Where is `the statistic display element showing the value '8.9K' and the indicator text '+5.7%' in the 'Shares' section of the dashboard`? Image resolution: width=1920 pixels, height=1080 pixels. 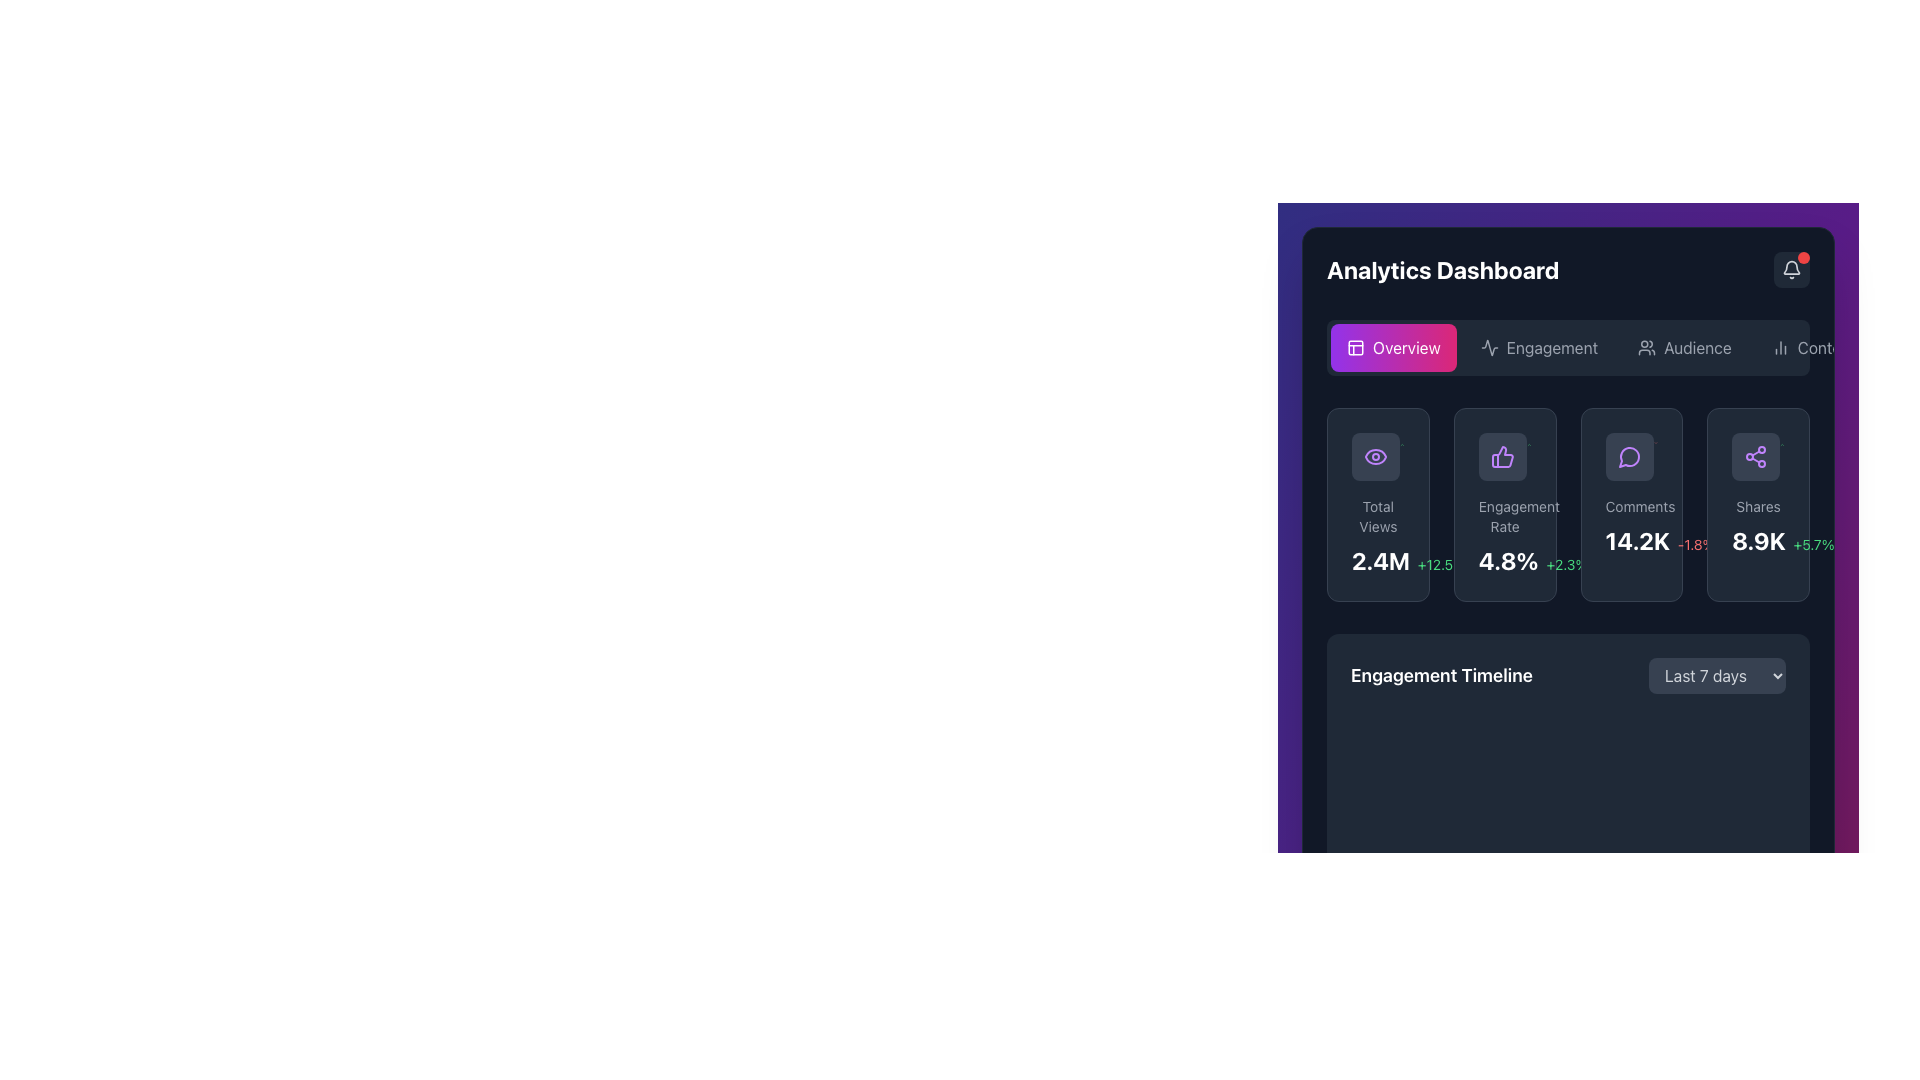
the statistic display element showing the value '8.9K' and the indicator text '+5.7%' in the 'Shares' section of the dashboard is located at coordinates (1757, 540).